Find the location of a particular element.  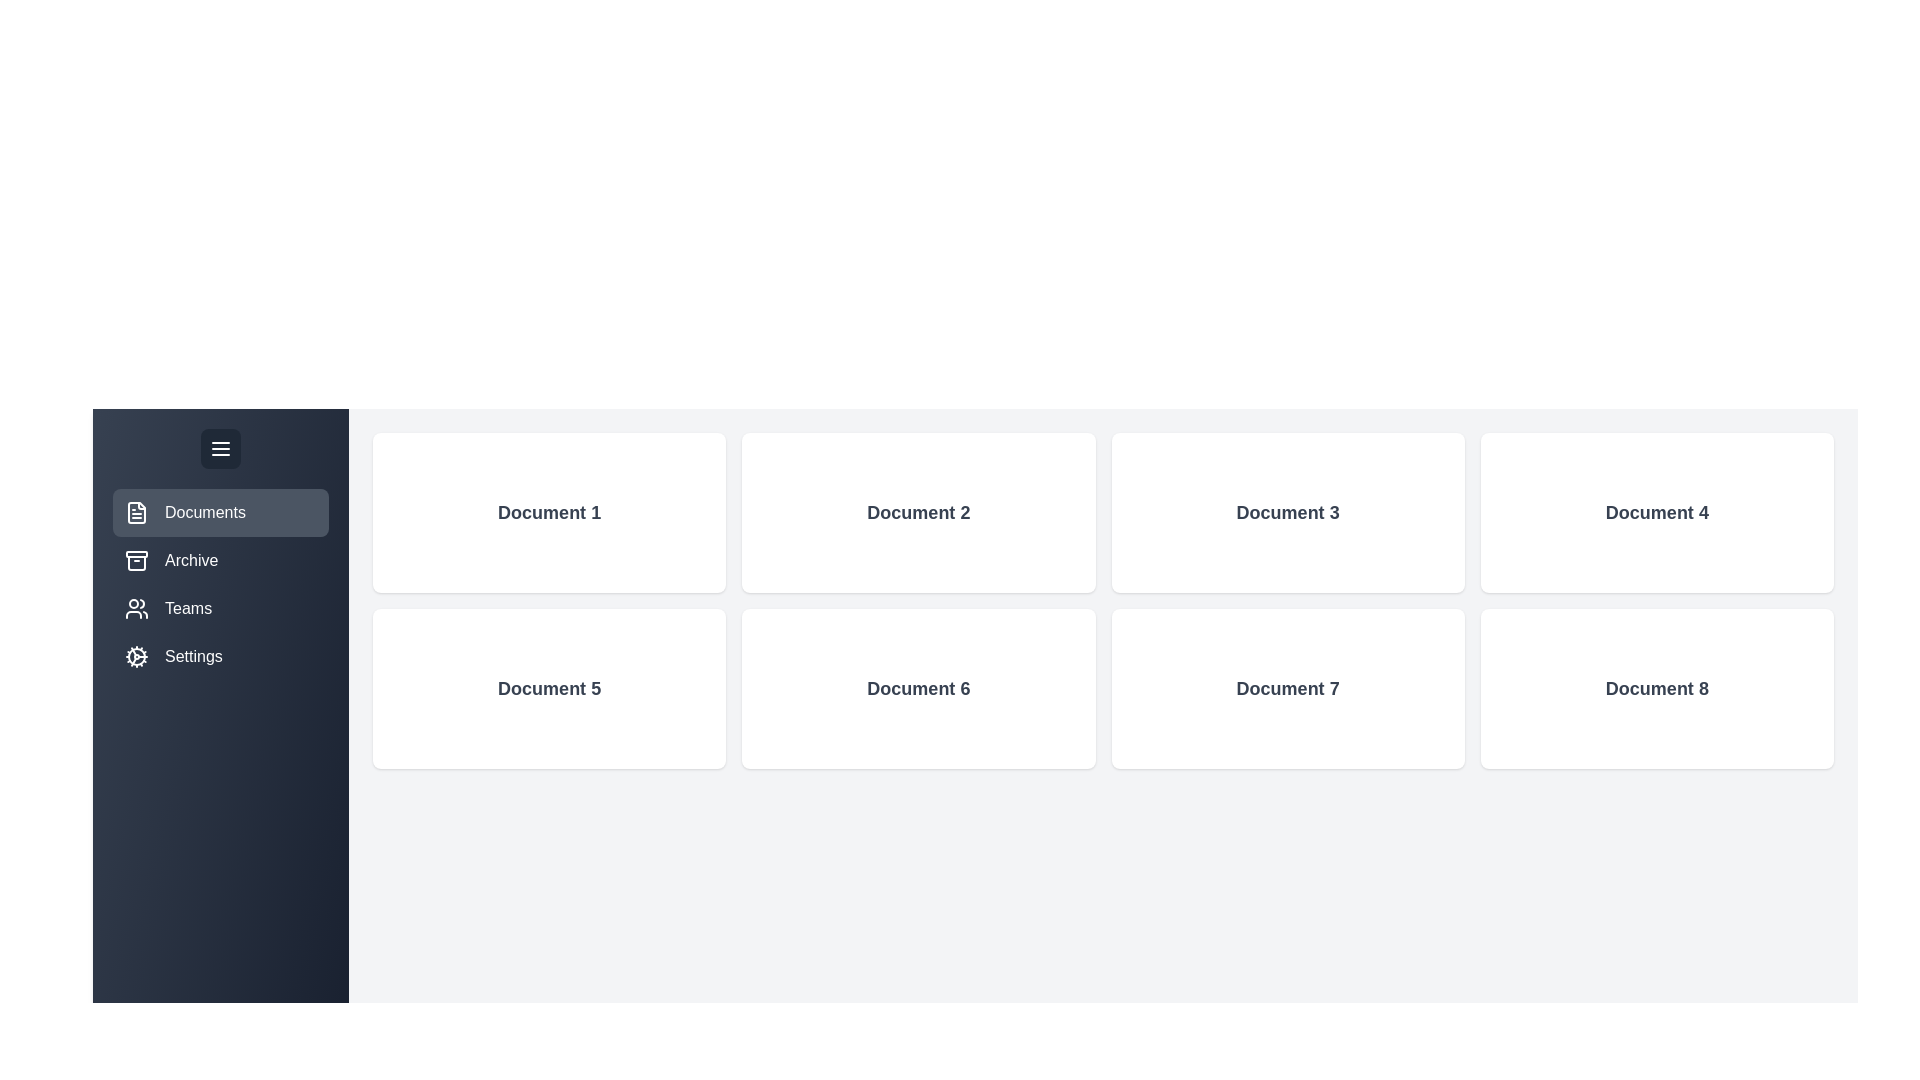

the 'Document 1' card to view its details is located at coordinates (549, 512).